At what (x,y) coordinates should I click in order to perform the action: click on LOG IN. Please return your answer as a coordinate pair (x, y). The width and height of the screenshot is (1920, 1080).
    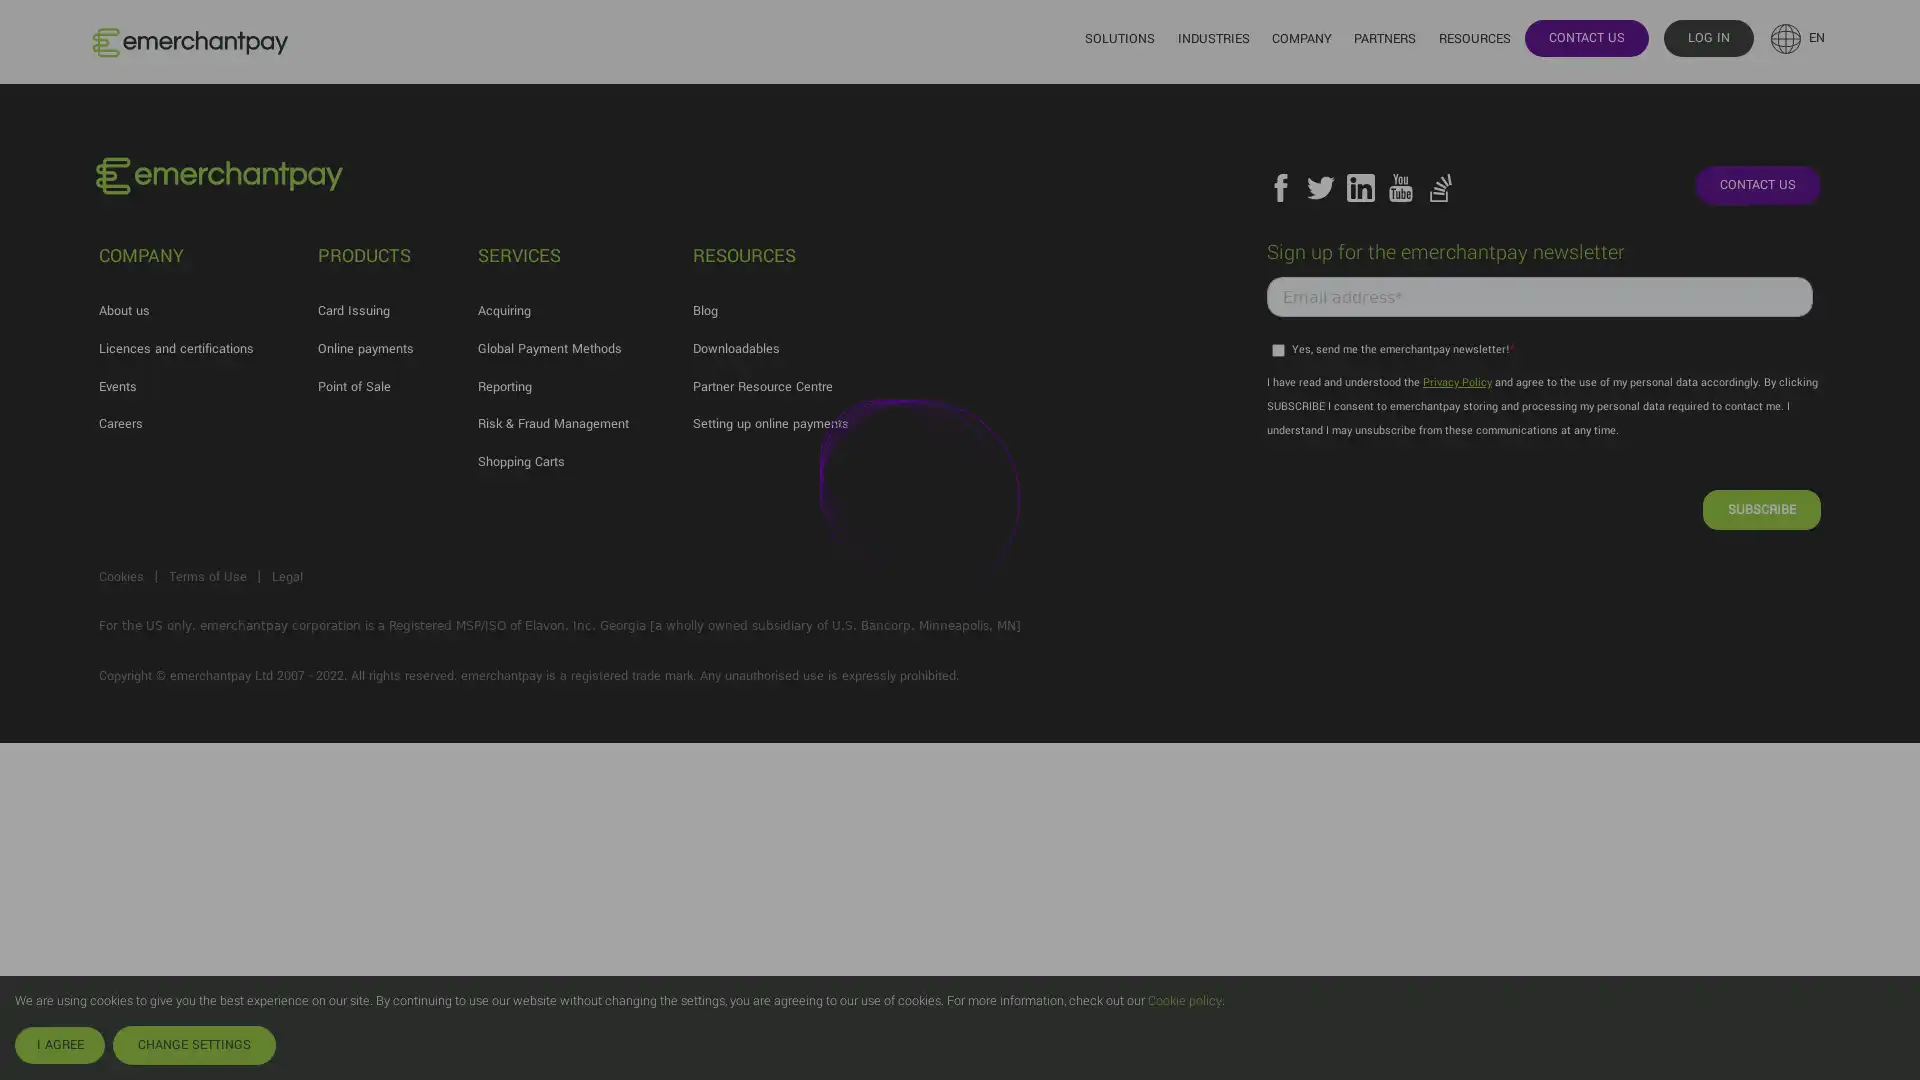
    Looking at the image, I should click on (1707, 37).